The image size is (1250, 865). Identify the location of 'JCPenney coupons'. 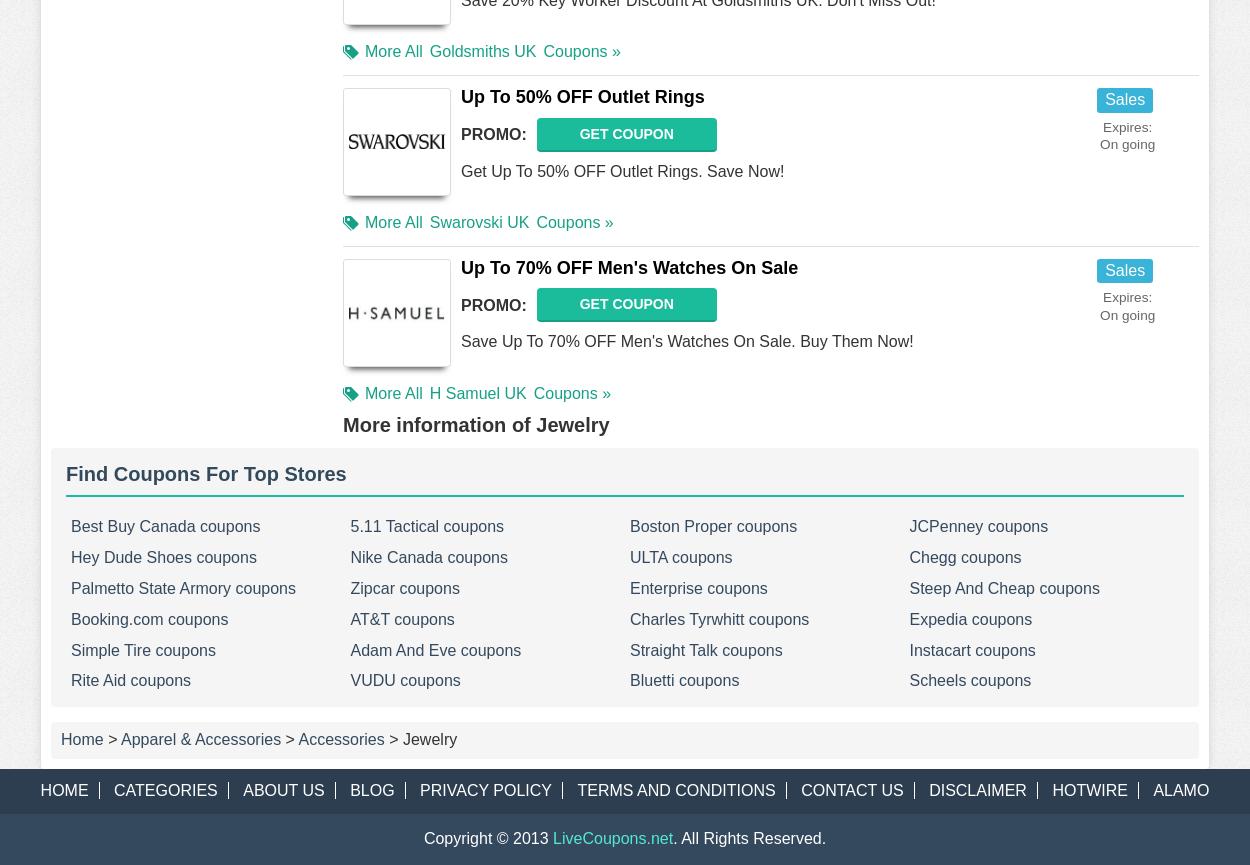
(977, 525).